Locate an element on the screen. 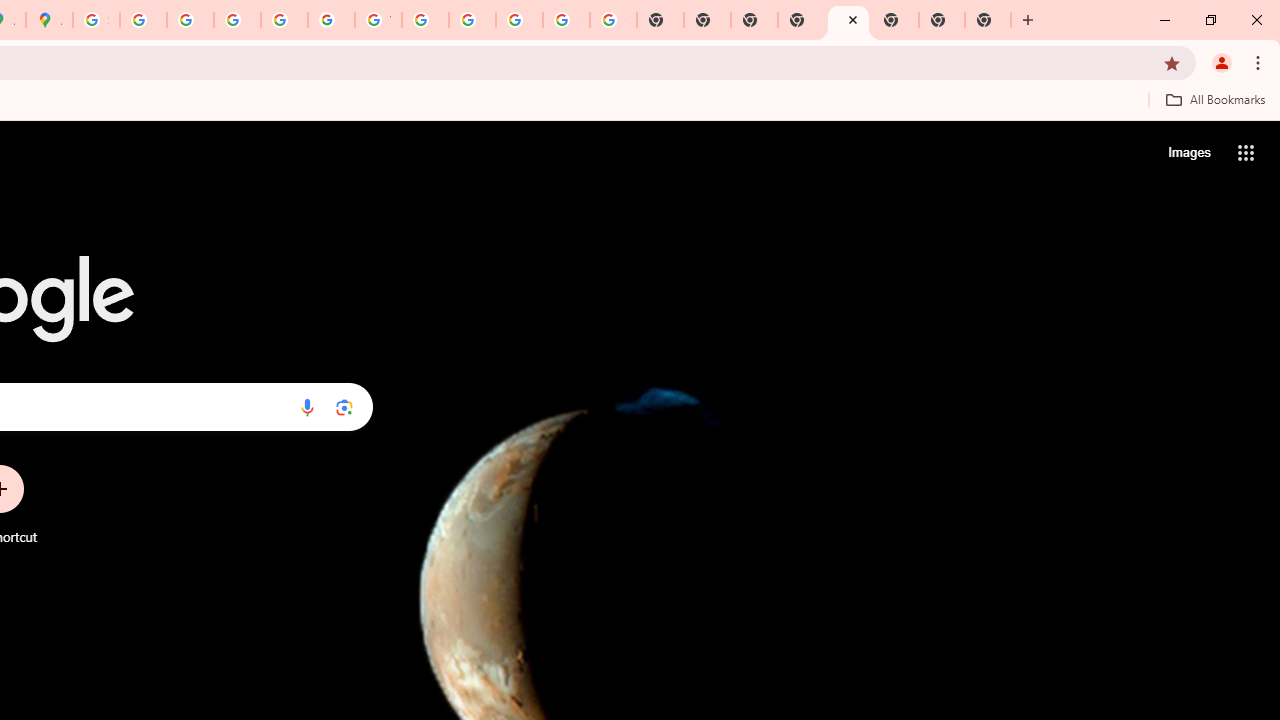 The height and width of the screenshot is (720, 1280). 'Privacy Help Center - Policies Help' is located at coordinates (190, 20).